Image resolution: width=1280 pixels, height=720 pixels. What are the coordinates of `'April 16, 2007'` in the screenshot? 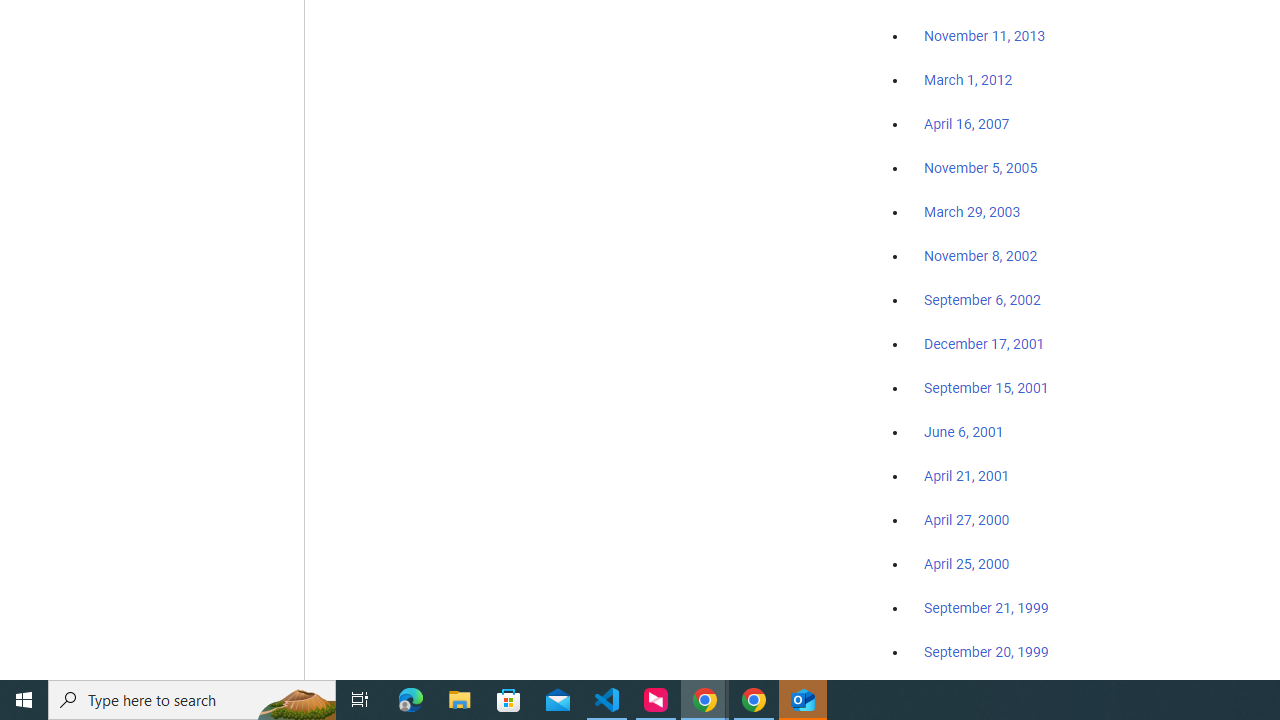 It's located at (967, 124).